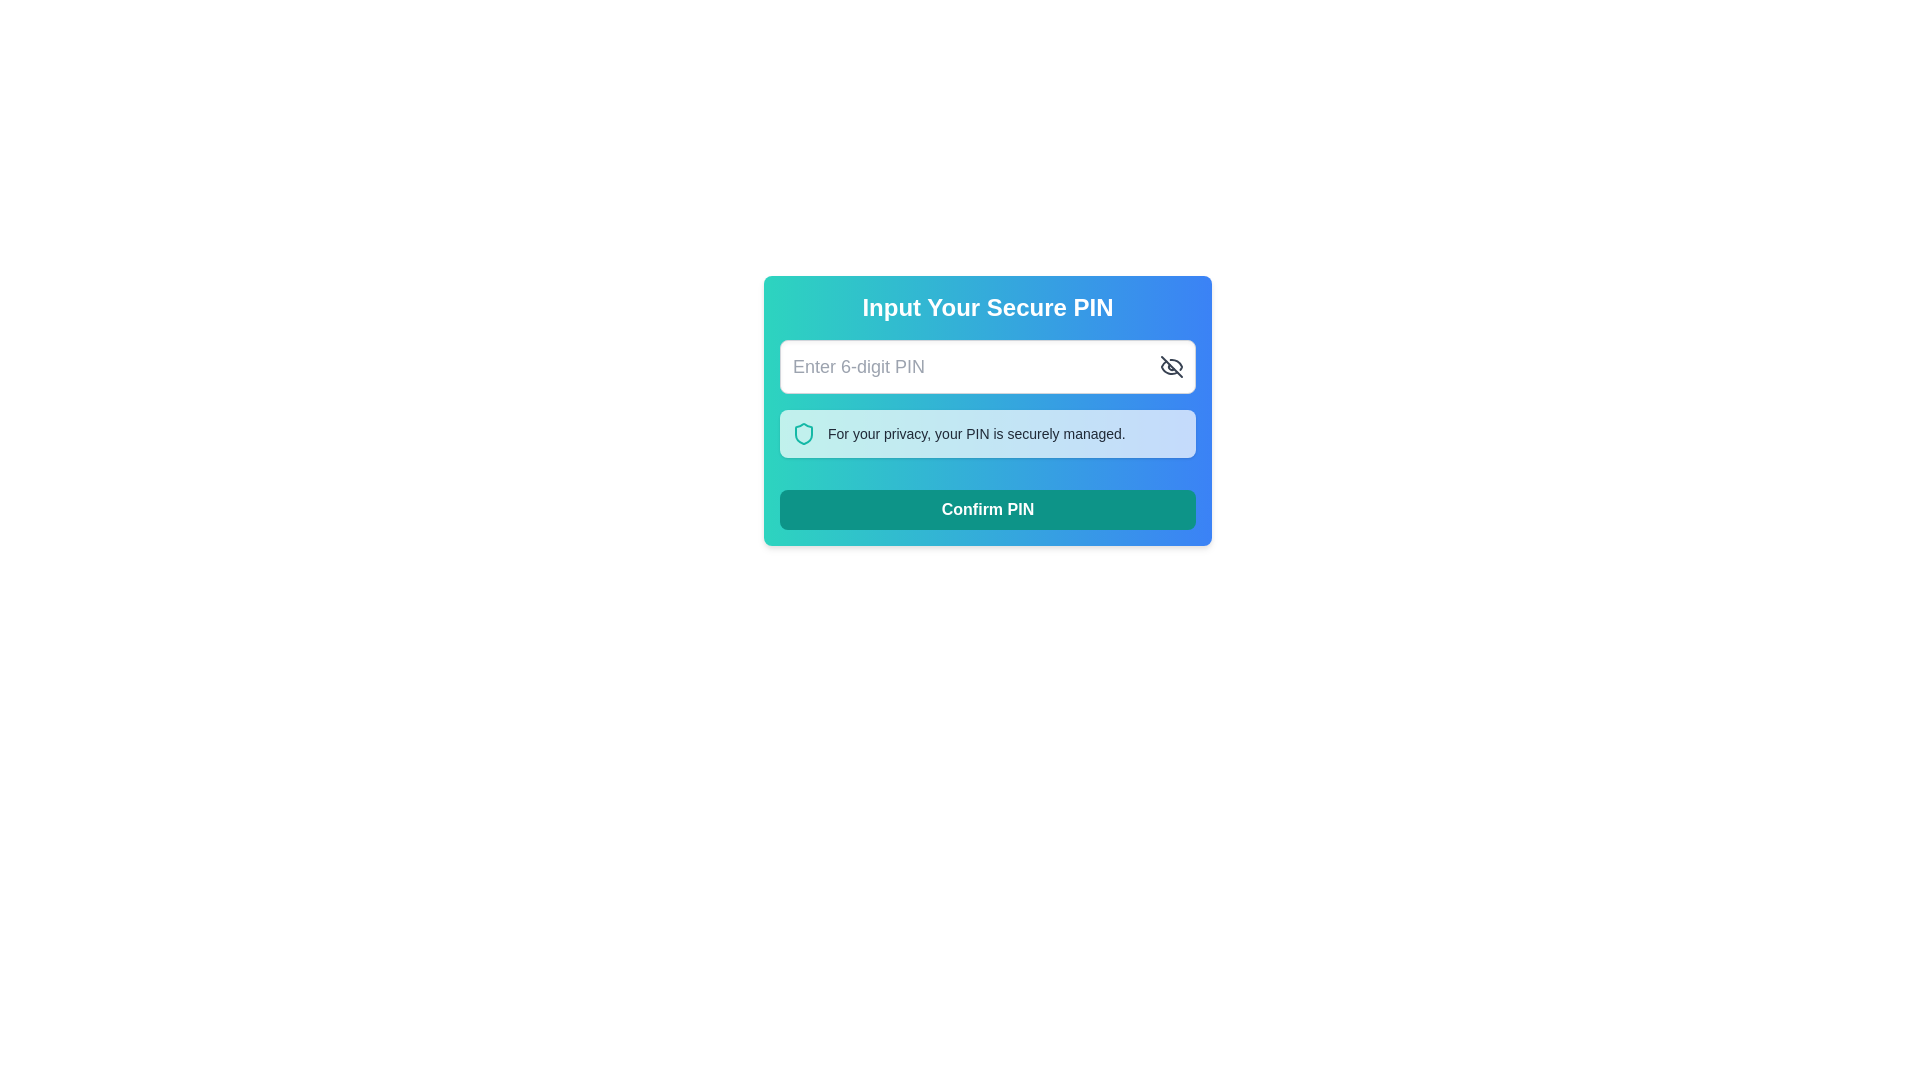 The height and width of the screenshot is (1080, 1920). What do you see at coordinates (1171, 366) in the screenshot?
I see `the visibility toggle icon located at the right end of the 'Enter 6-digit PIN' input field` at bounding box center [1171, 366].